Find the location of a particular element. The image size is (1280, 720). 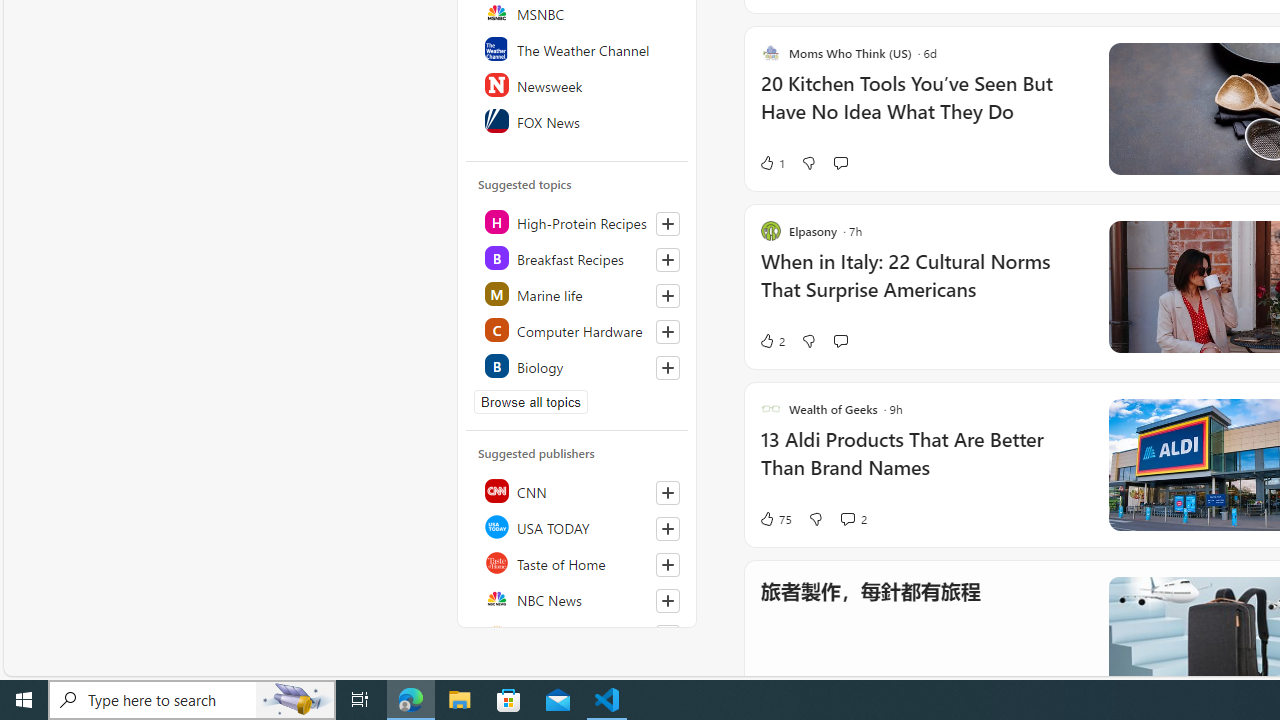

'2 Like' is located at coordinates (770, 339).